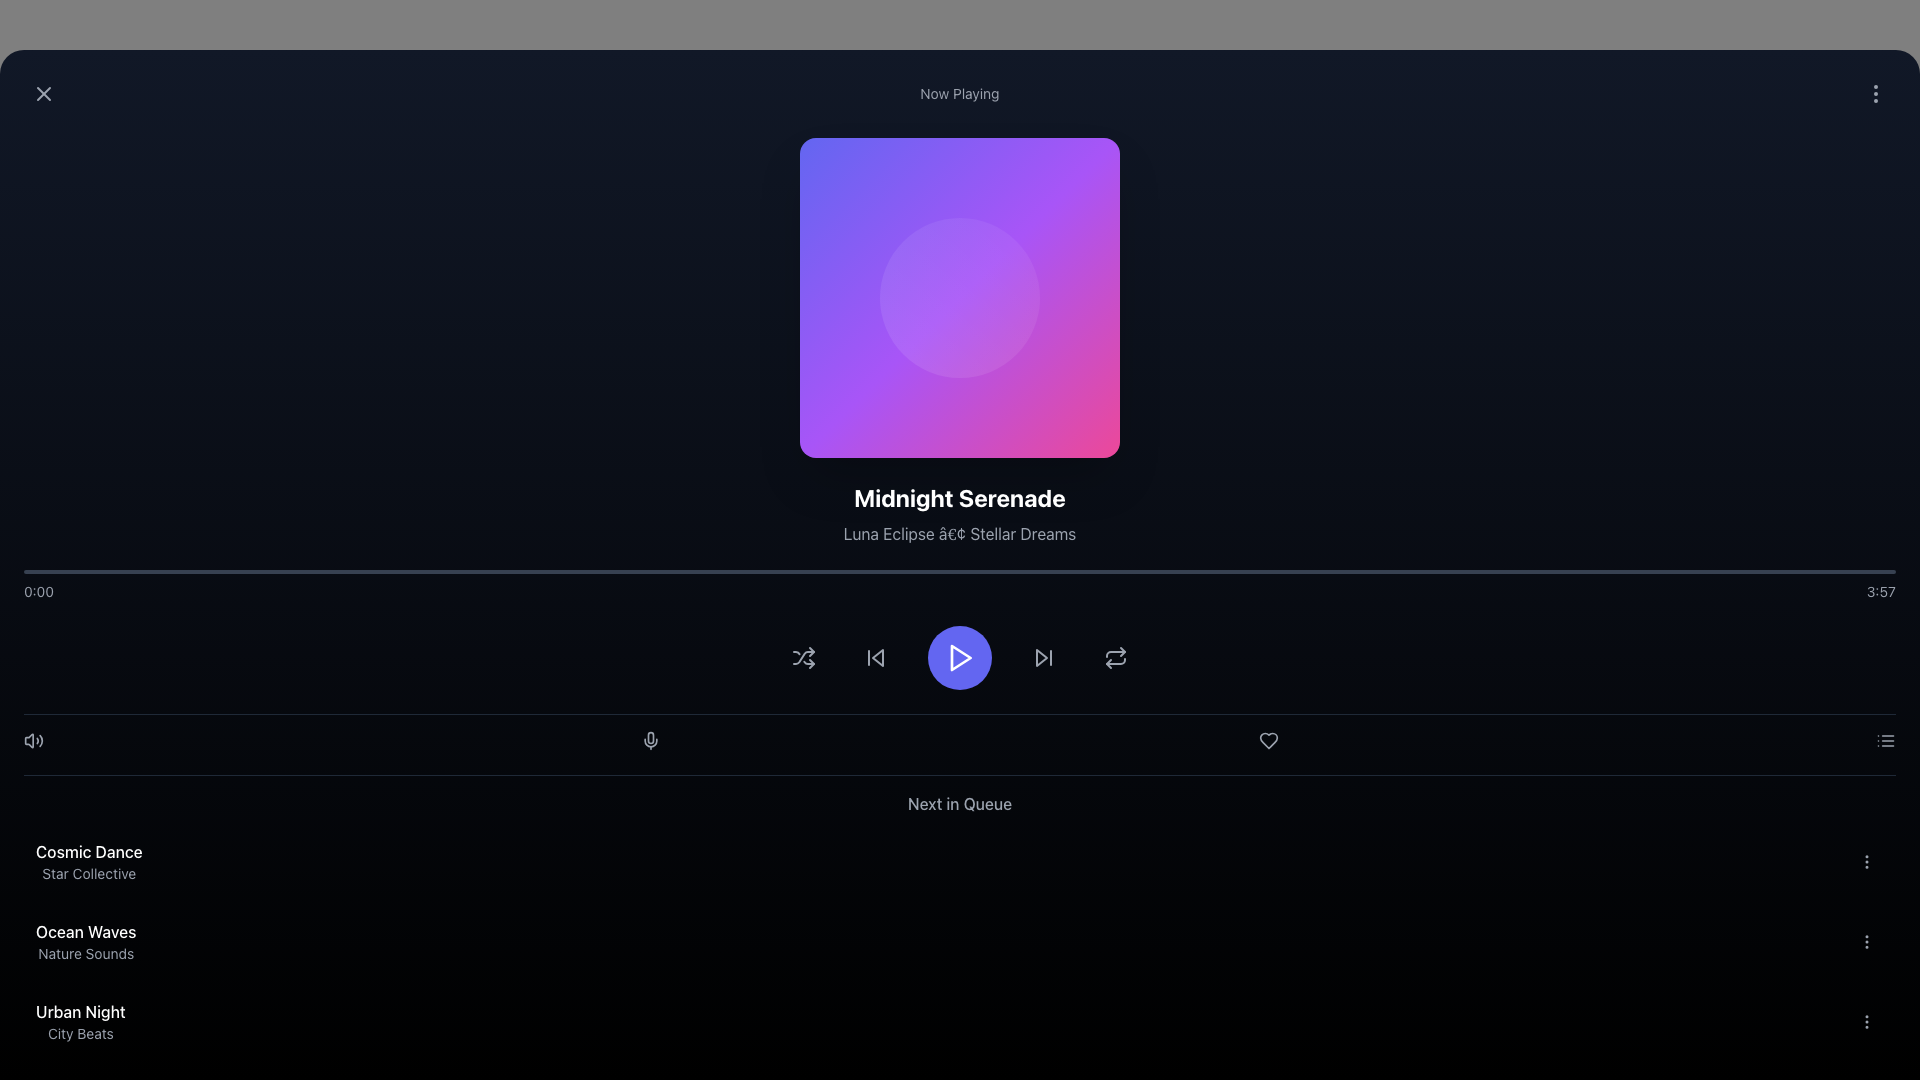 This screenshot has height=1080, width=1920. I want to click on playback, so click(267, 571).